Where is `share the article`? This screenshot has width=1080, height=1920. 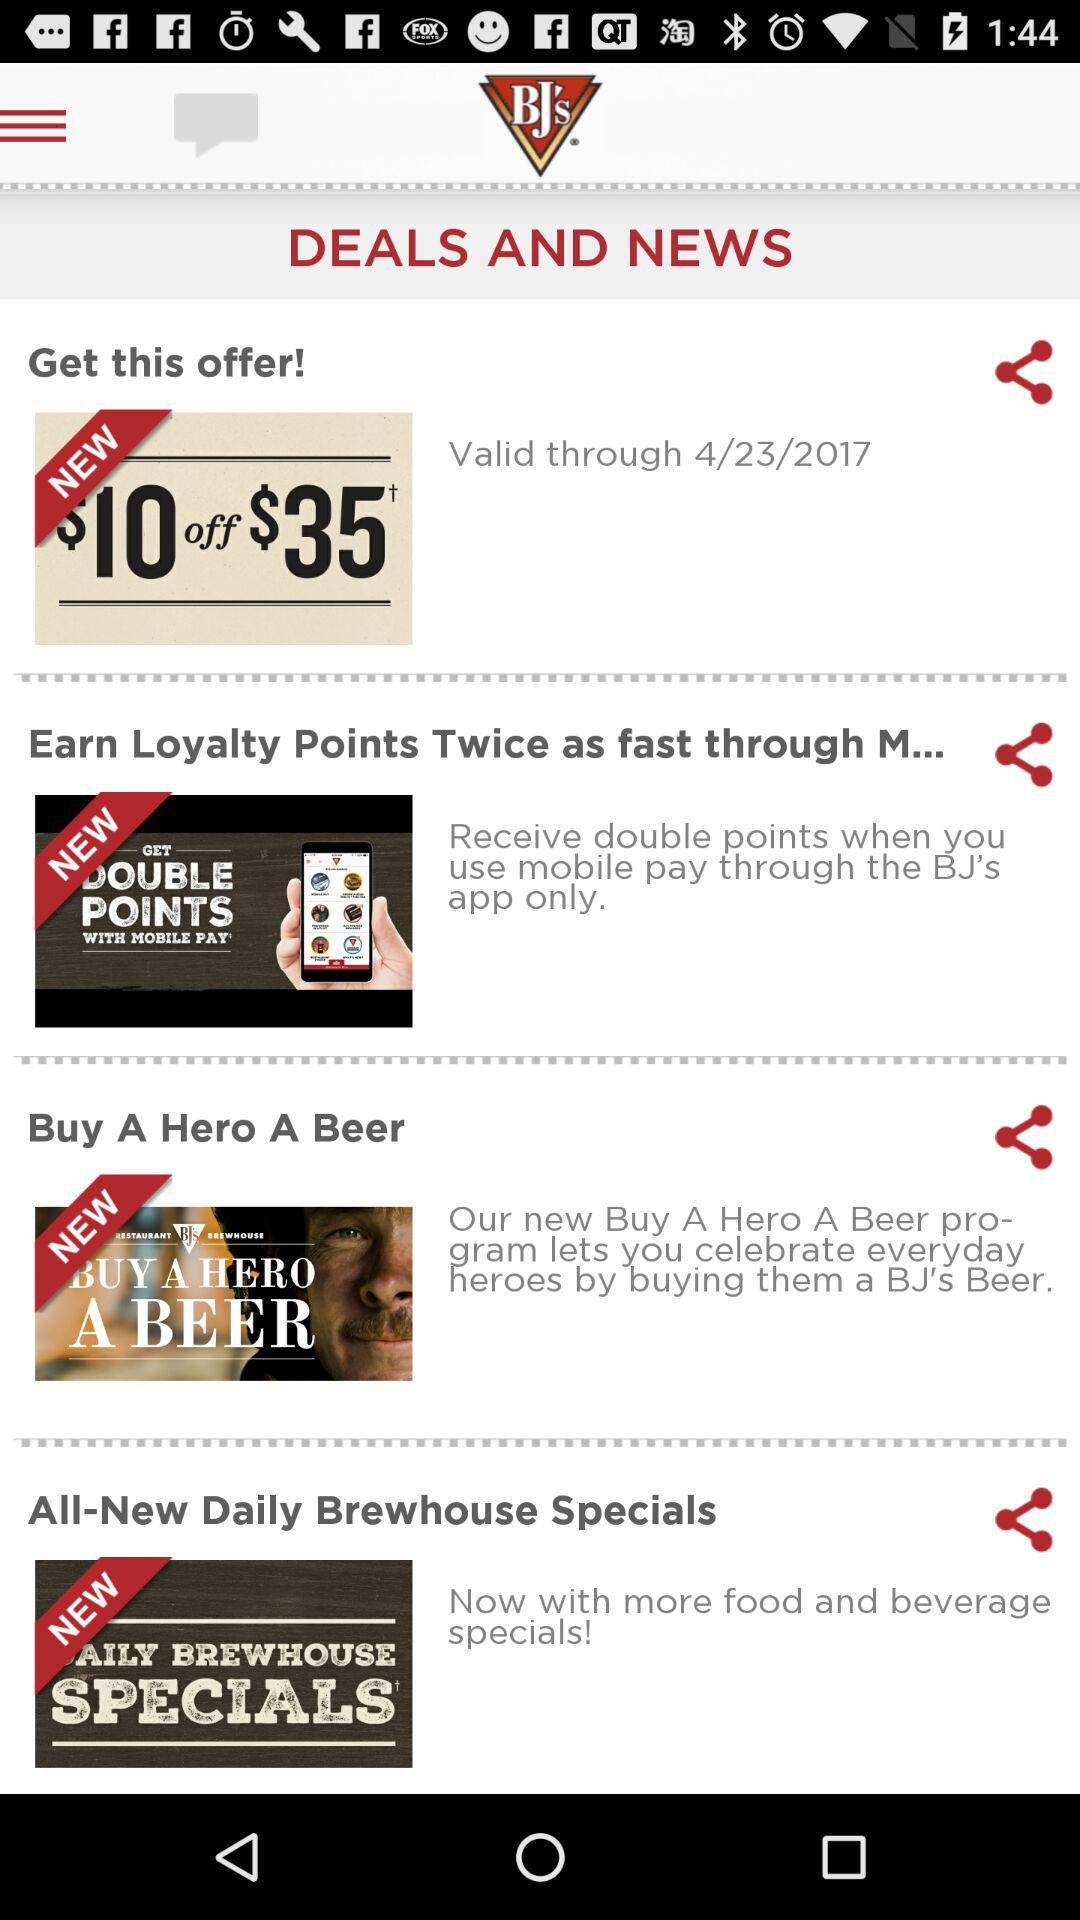
share the article is located at coordinates (1024, 753).